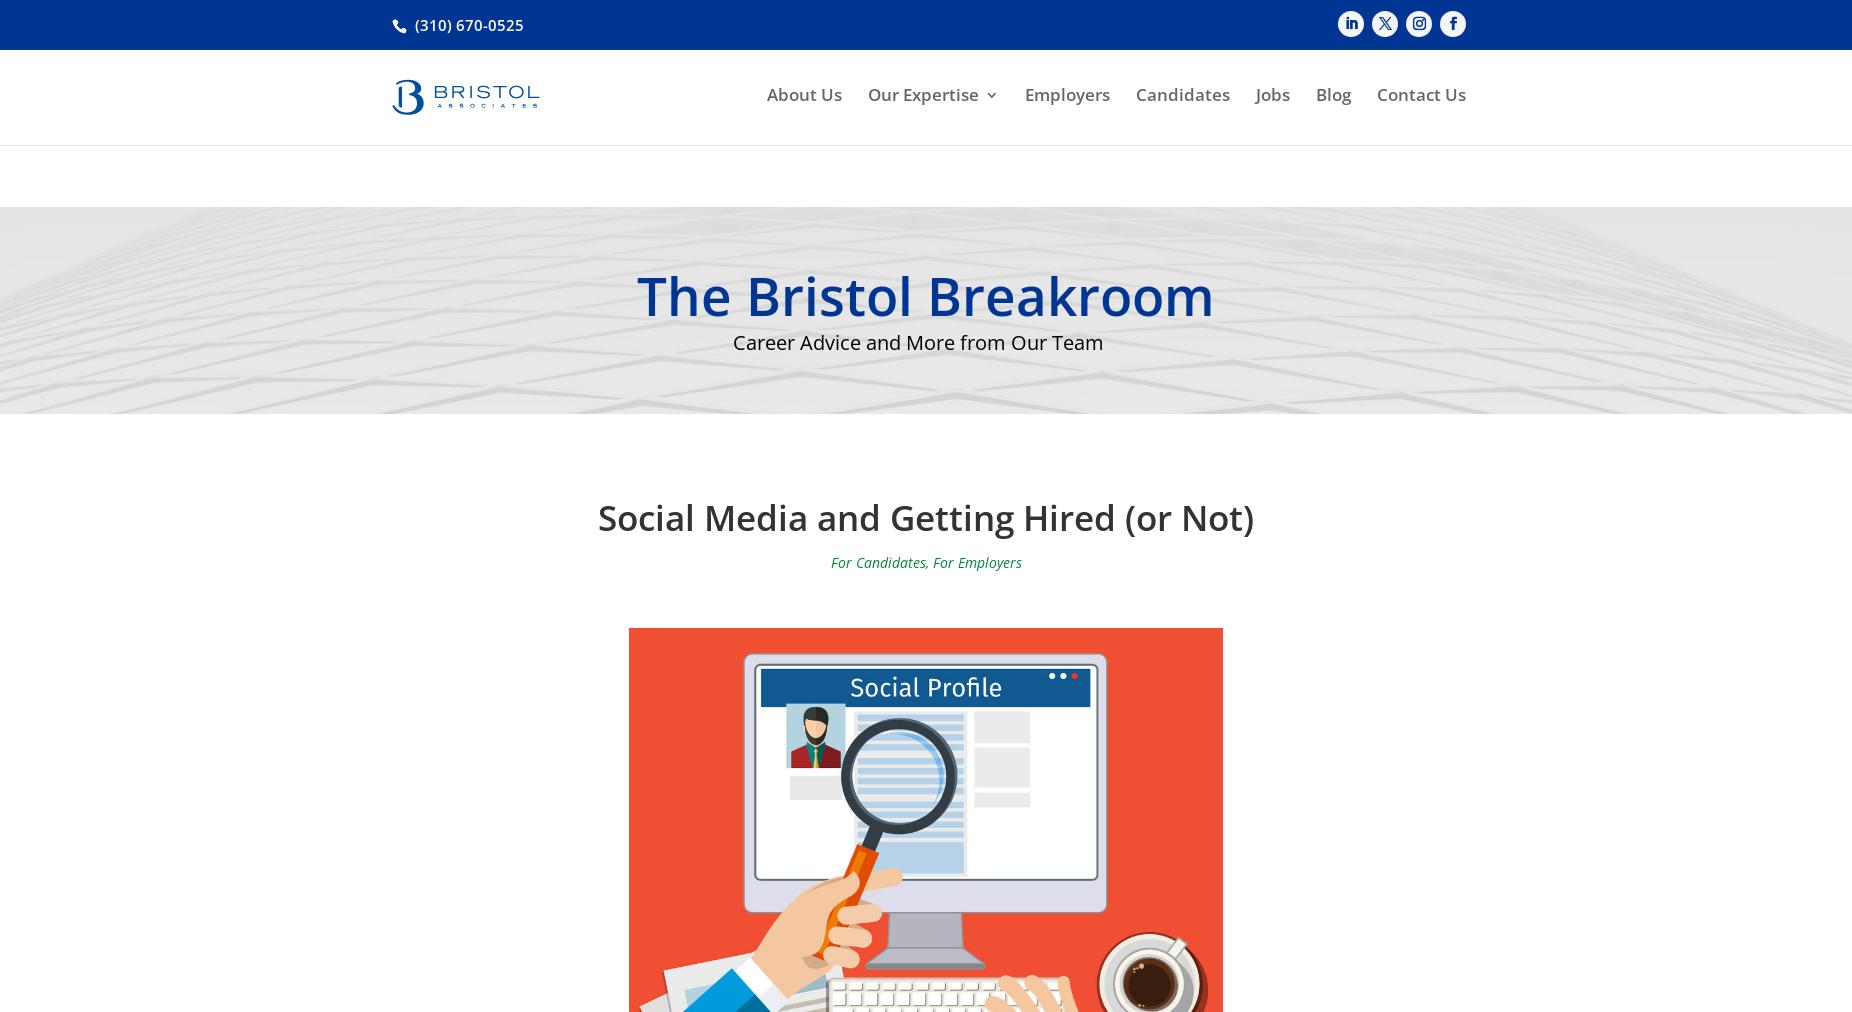 This screenshot has width=1852, height=1012. What do you see at coordinates (1333, 128) in the screenshot?
I see `'Blog'` at bounding box center [1333, 128].